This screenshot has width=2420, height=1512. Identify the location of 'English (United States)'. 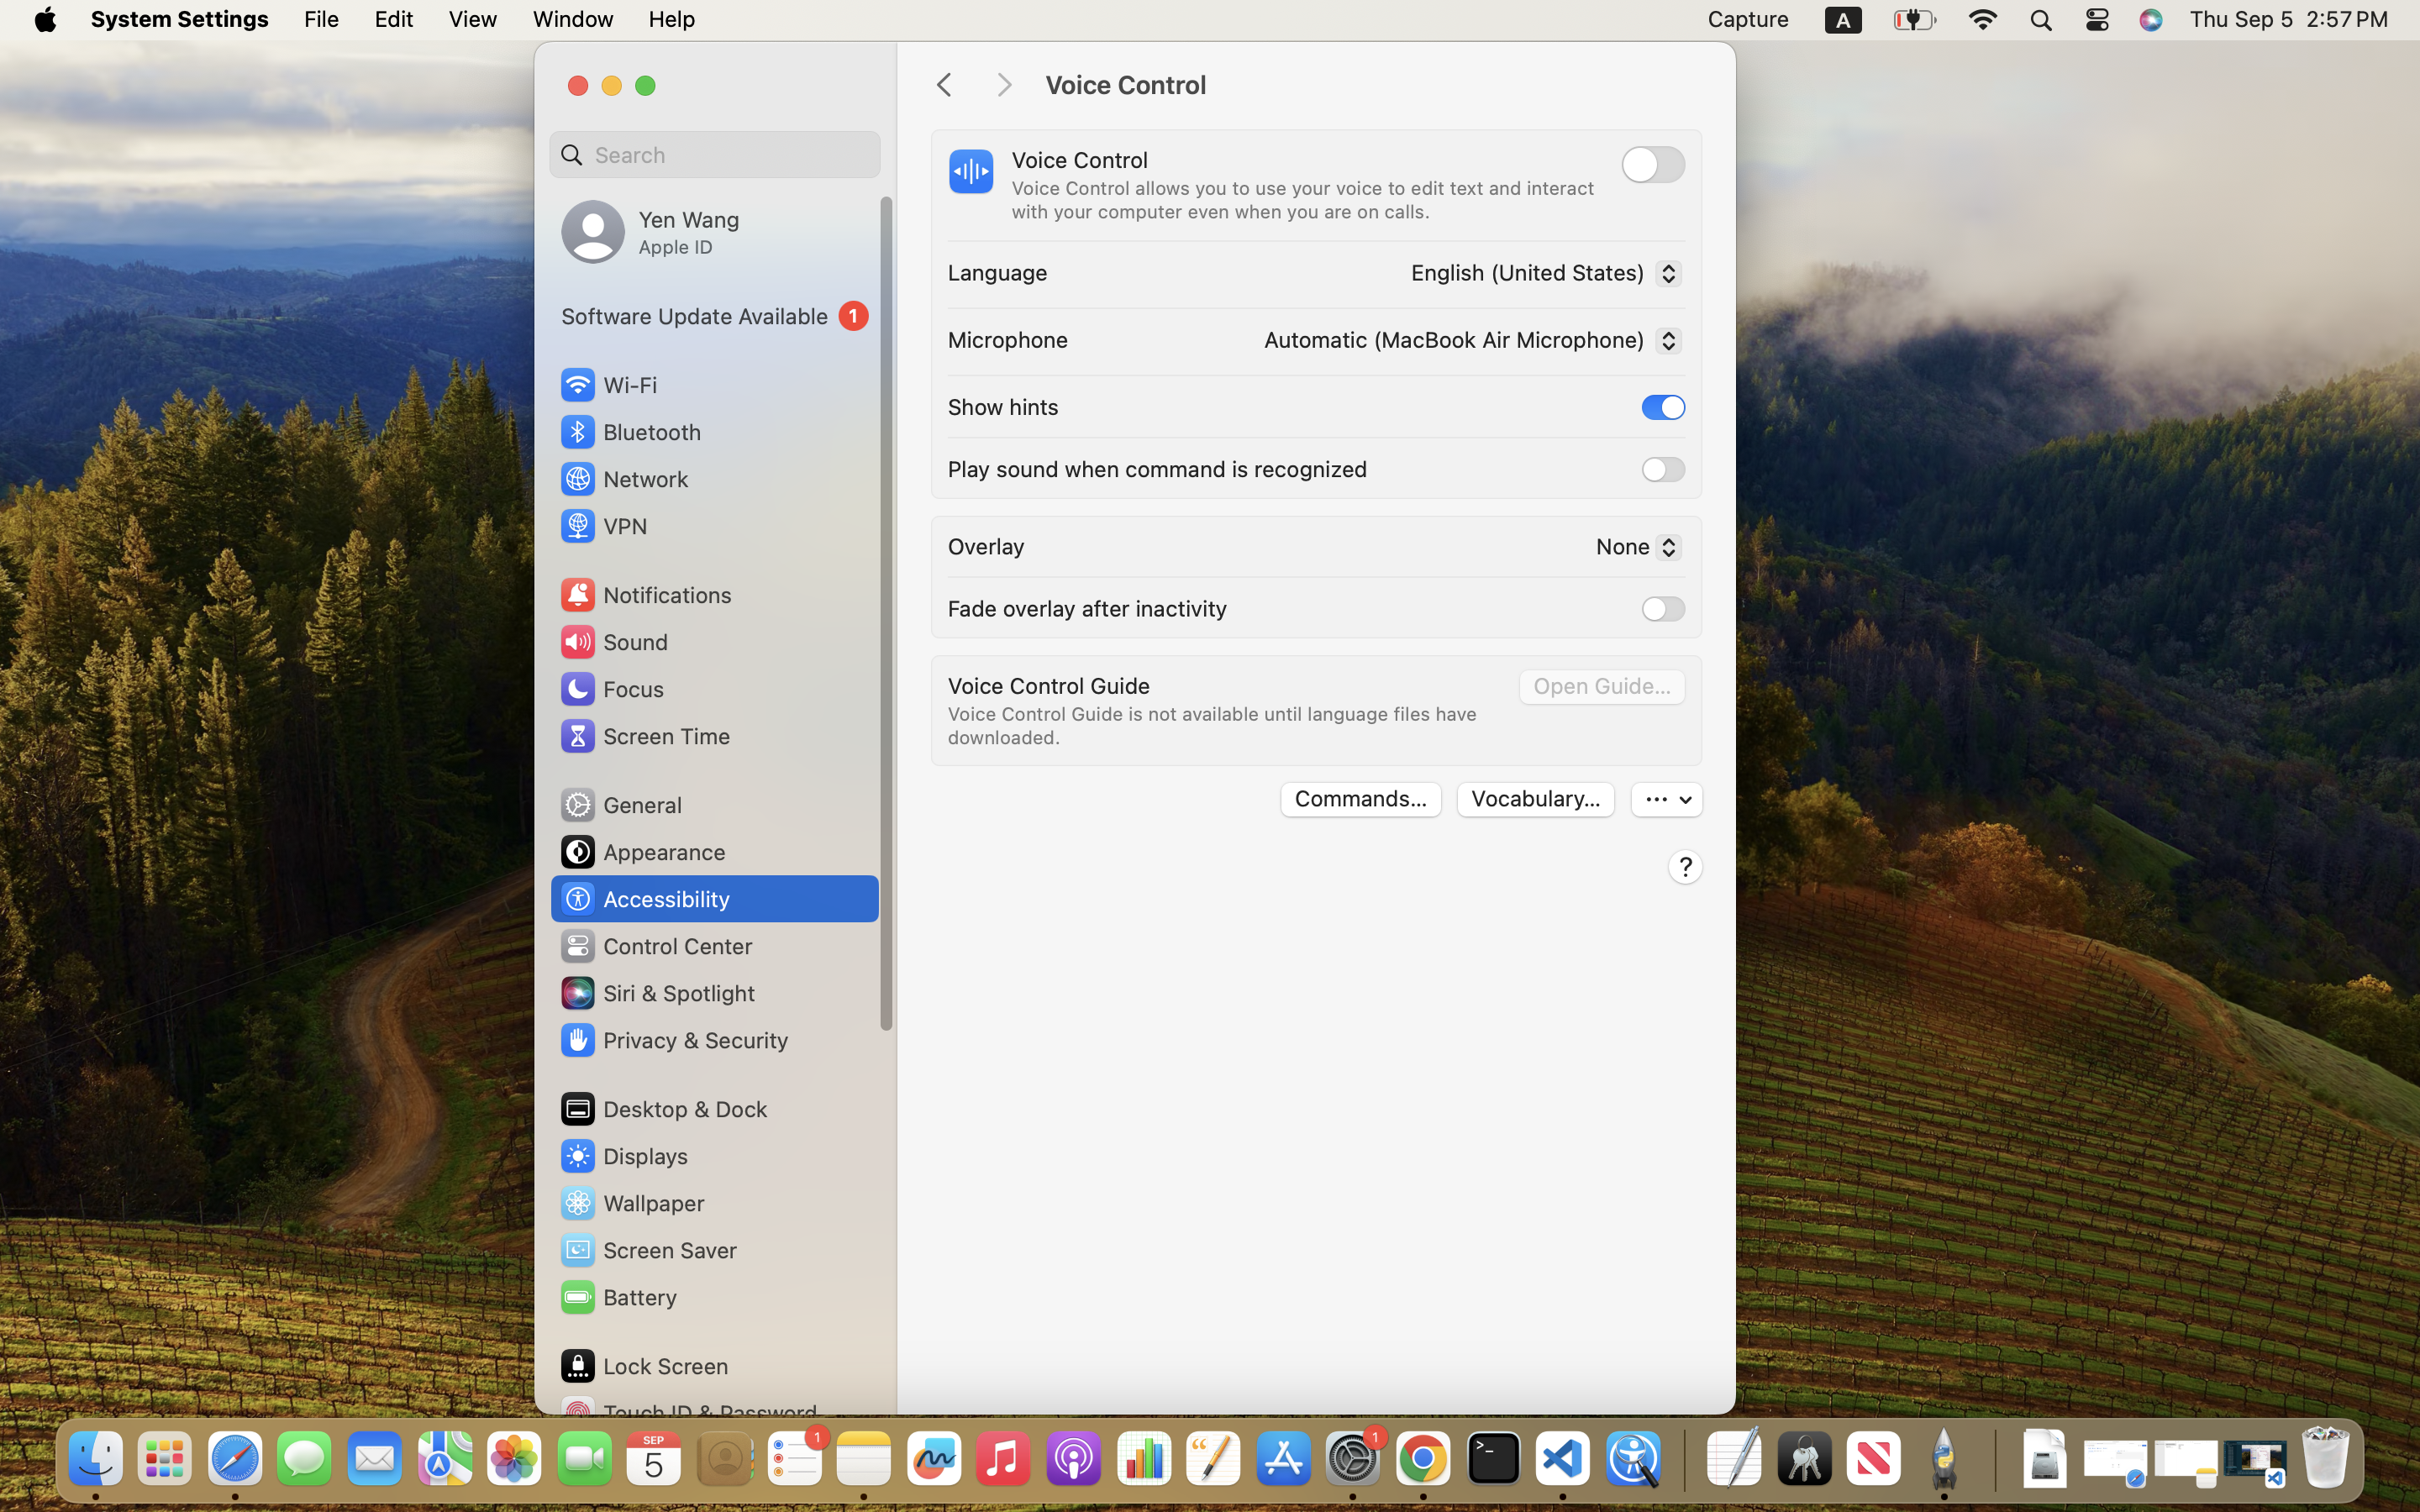
(1541, 276).